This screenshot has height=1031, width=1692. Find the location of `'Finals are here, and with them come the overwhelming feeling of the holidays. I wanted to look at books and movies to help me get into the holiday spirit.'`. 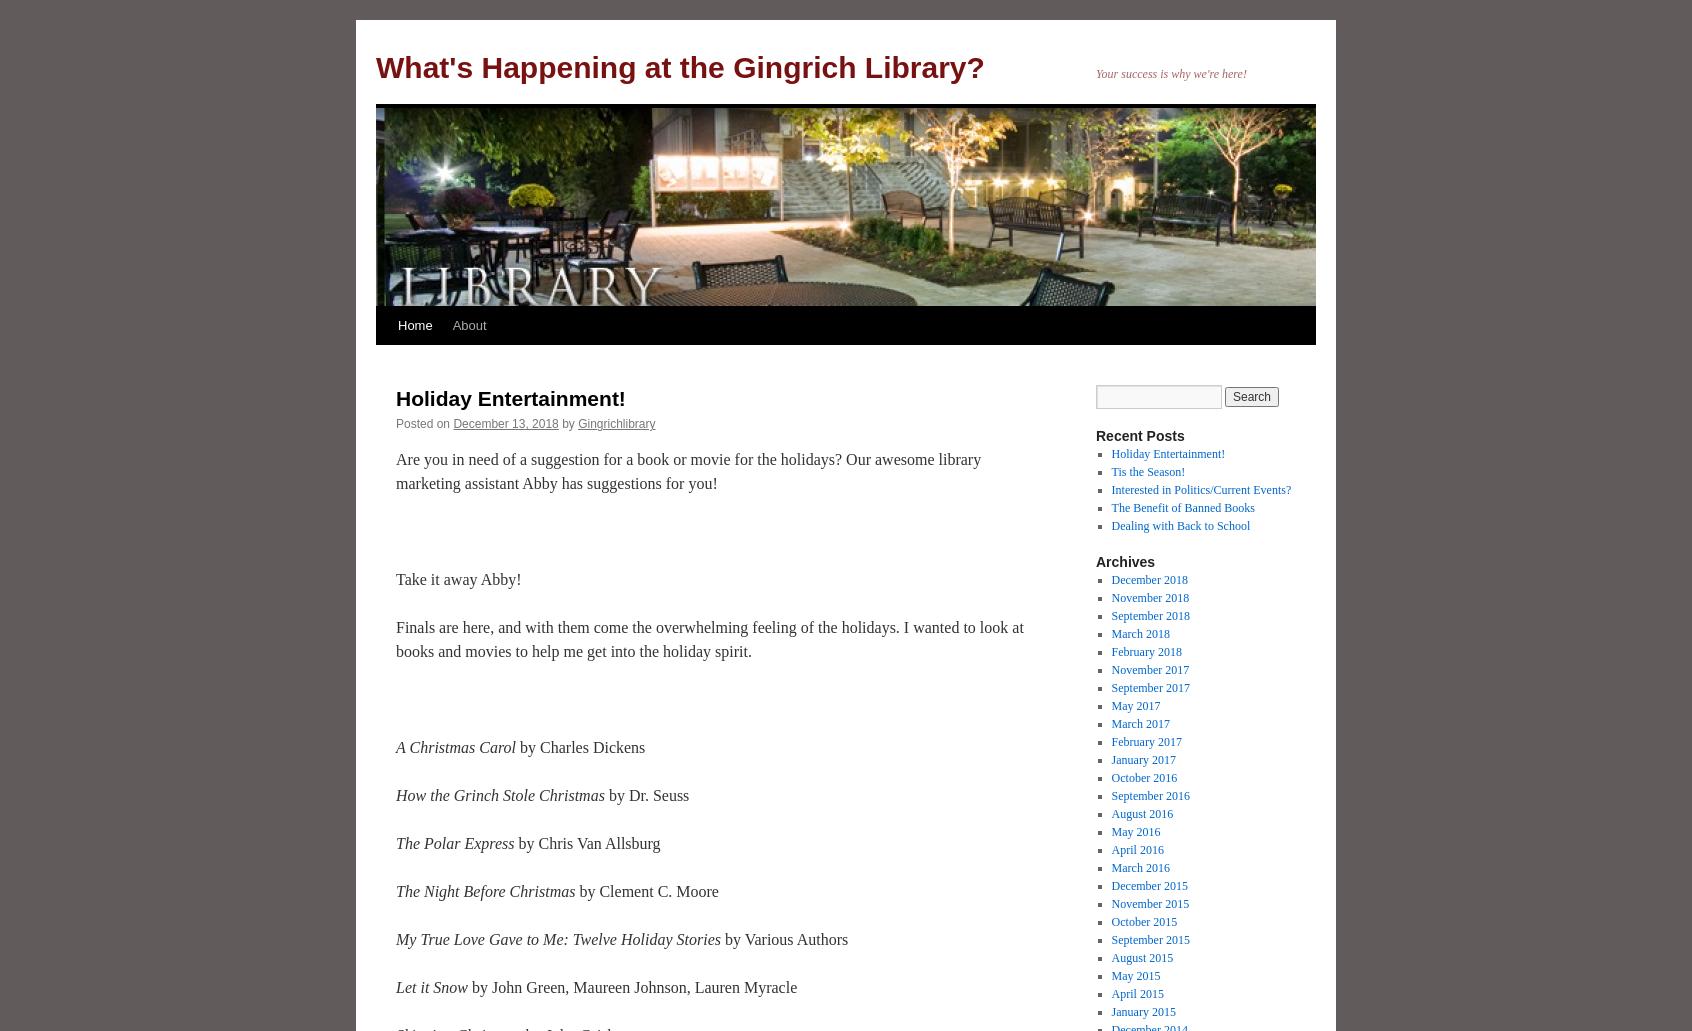

'Finals are here, and with them come the overwhelming feeling of the holidays. I wanted to look at books and movies to help me get into the holiday spirit.' is located at coordinates (395, 639).